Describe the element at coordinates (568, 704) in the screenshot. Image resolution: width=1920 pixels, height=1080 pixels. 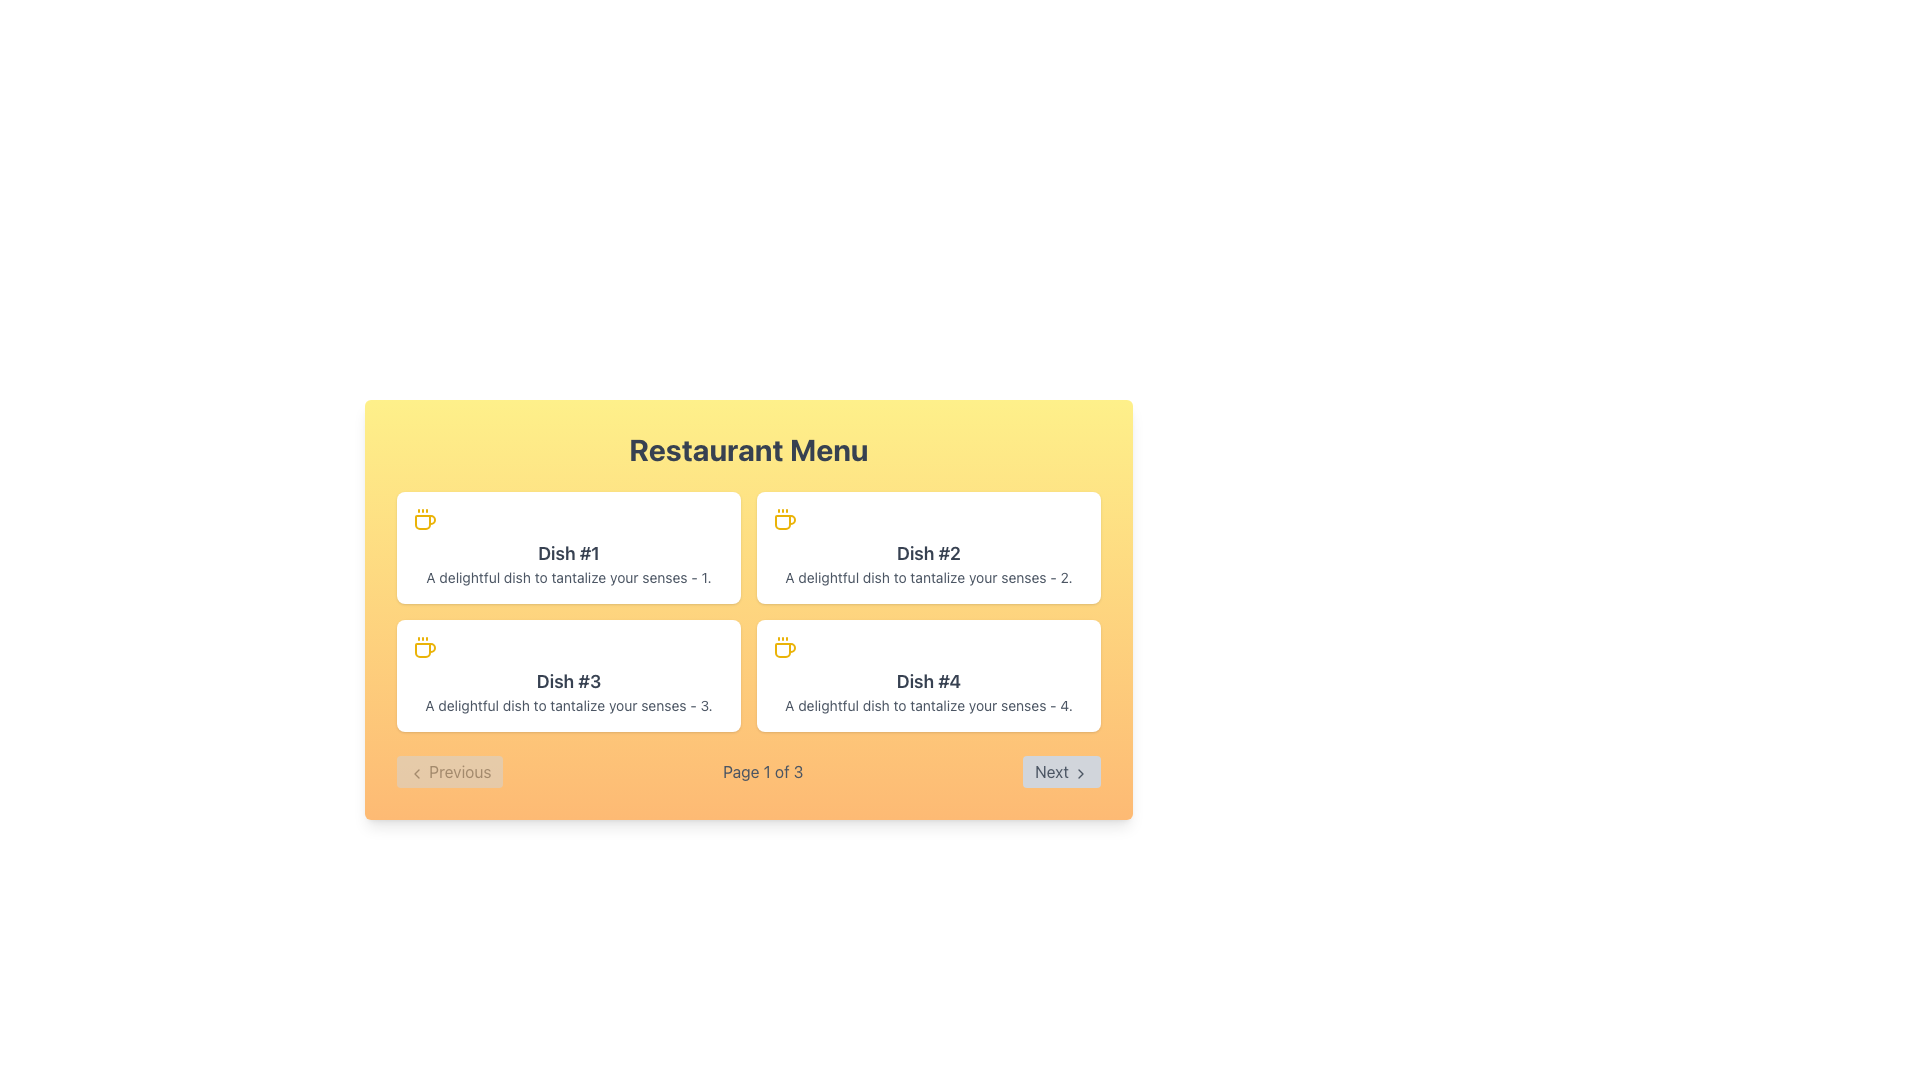
I see `the Text Label that provides details about 'Dish #3', located below the heading and aligned to its left` at that location.